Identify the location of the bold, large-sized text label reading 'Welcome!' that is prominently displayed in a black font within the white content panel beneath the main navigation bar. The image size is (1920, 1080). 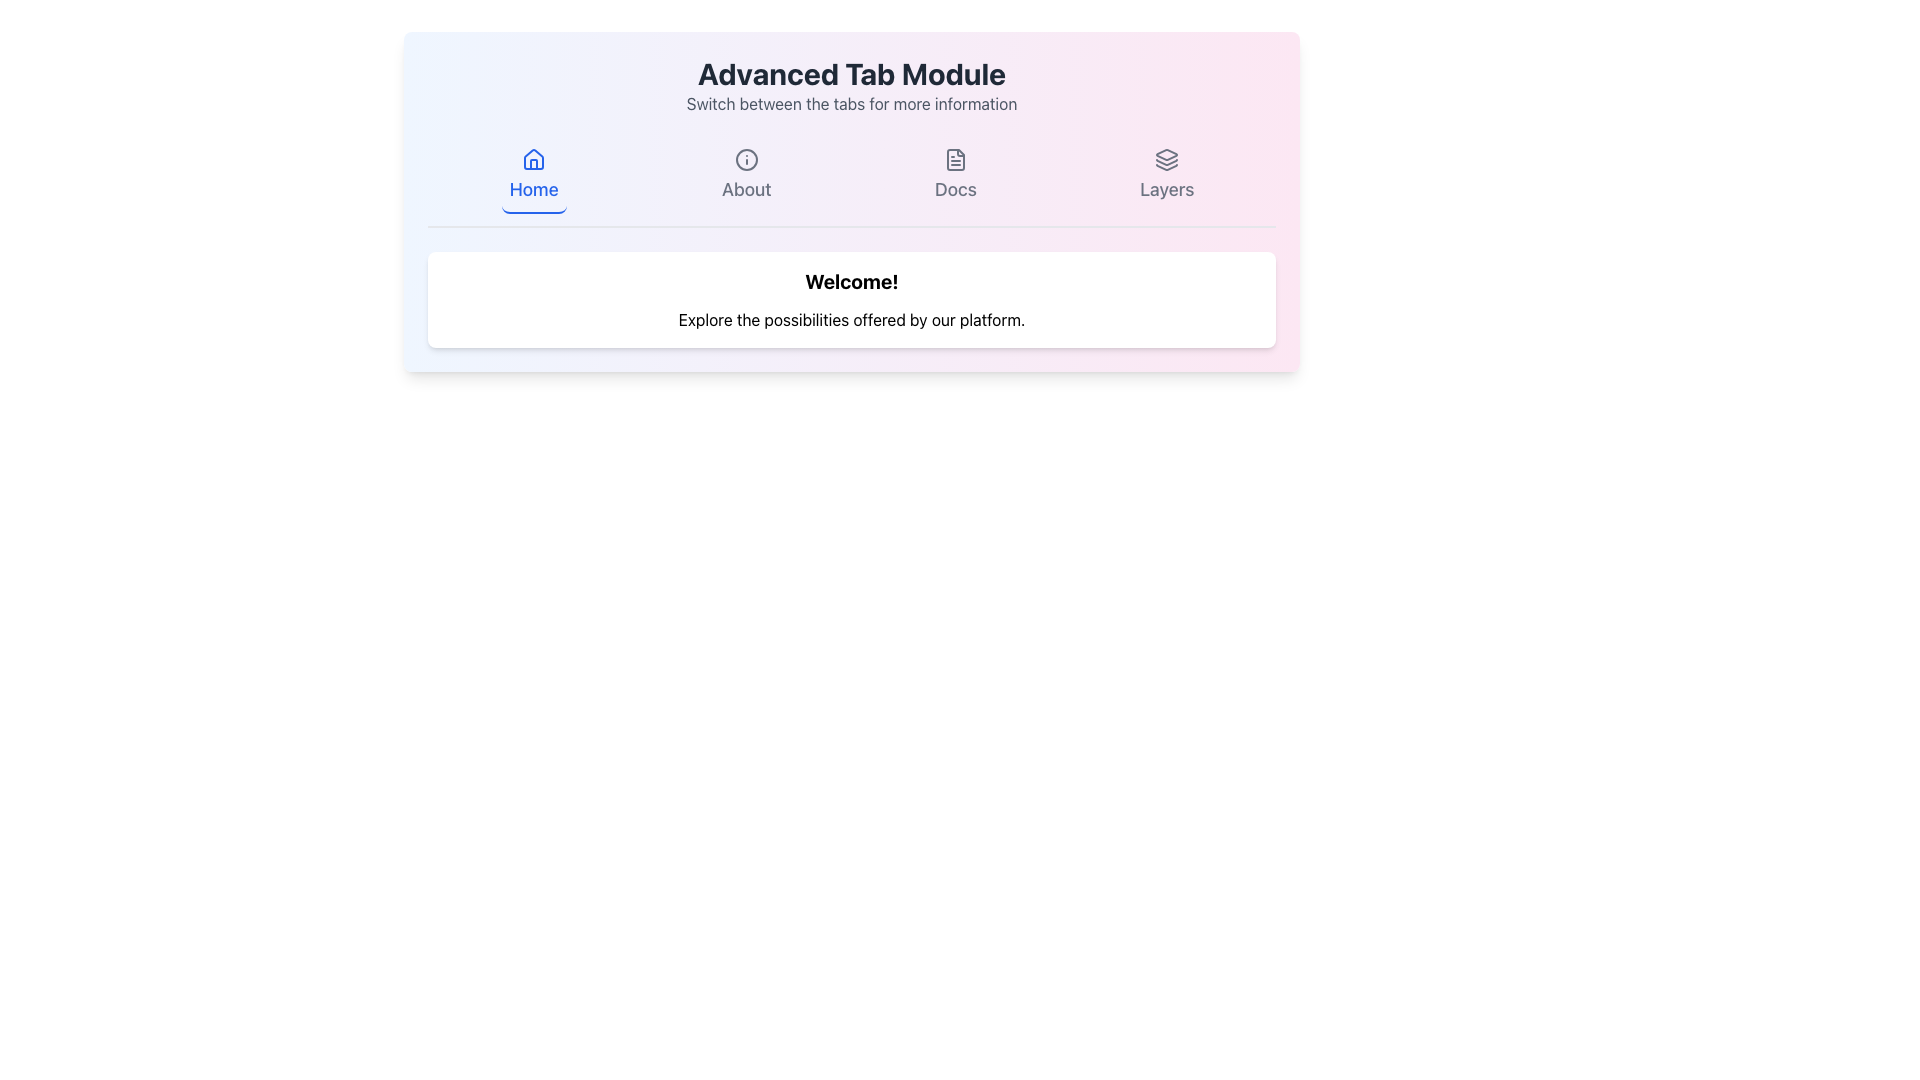
(851, 281).